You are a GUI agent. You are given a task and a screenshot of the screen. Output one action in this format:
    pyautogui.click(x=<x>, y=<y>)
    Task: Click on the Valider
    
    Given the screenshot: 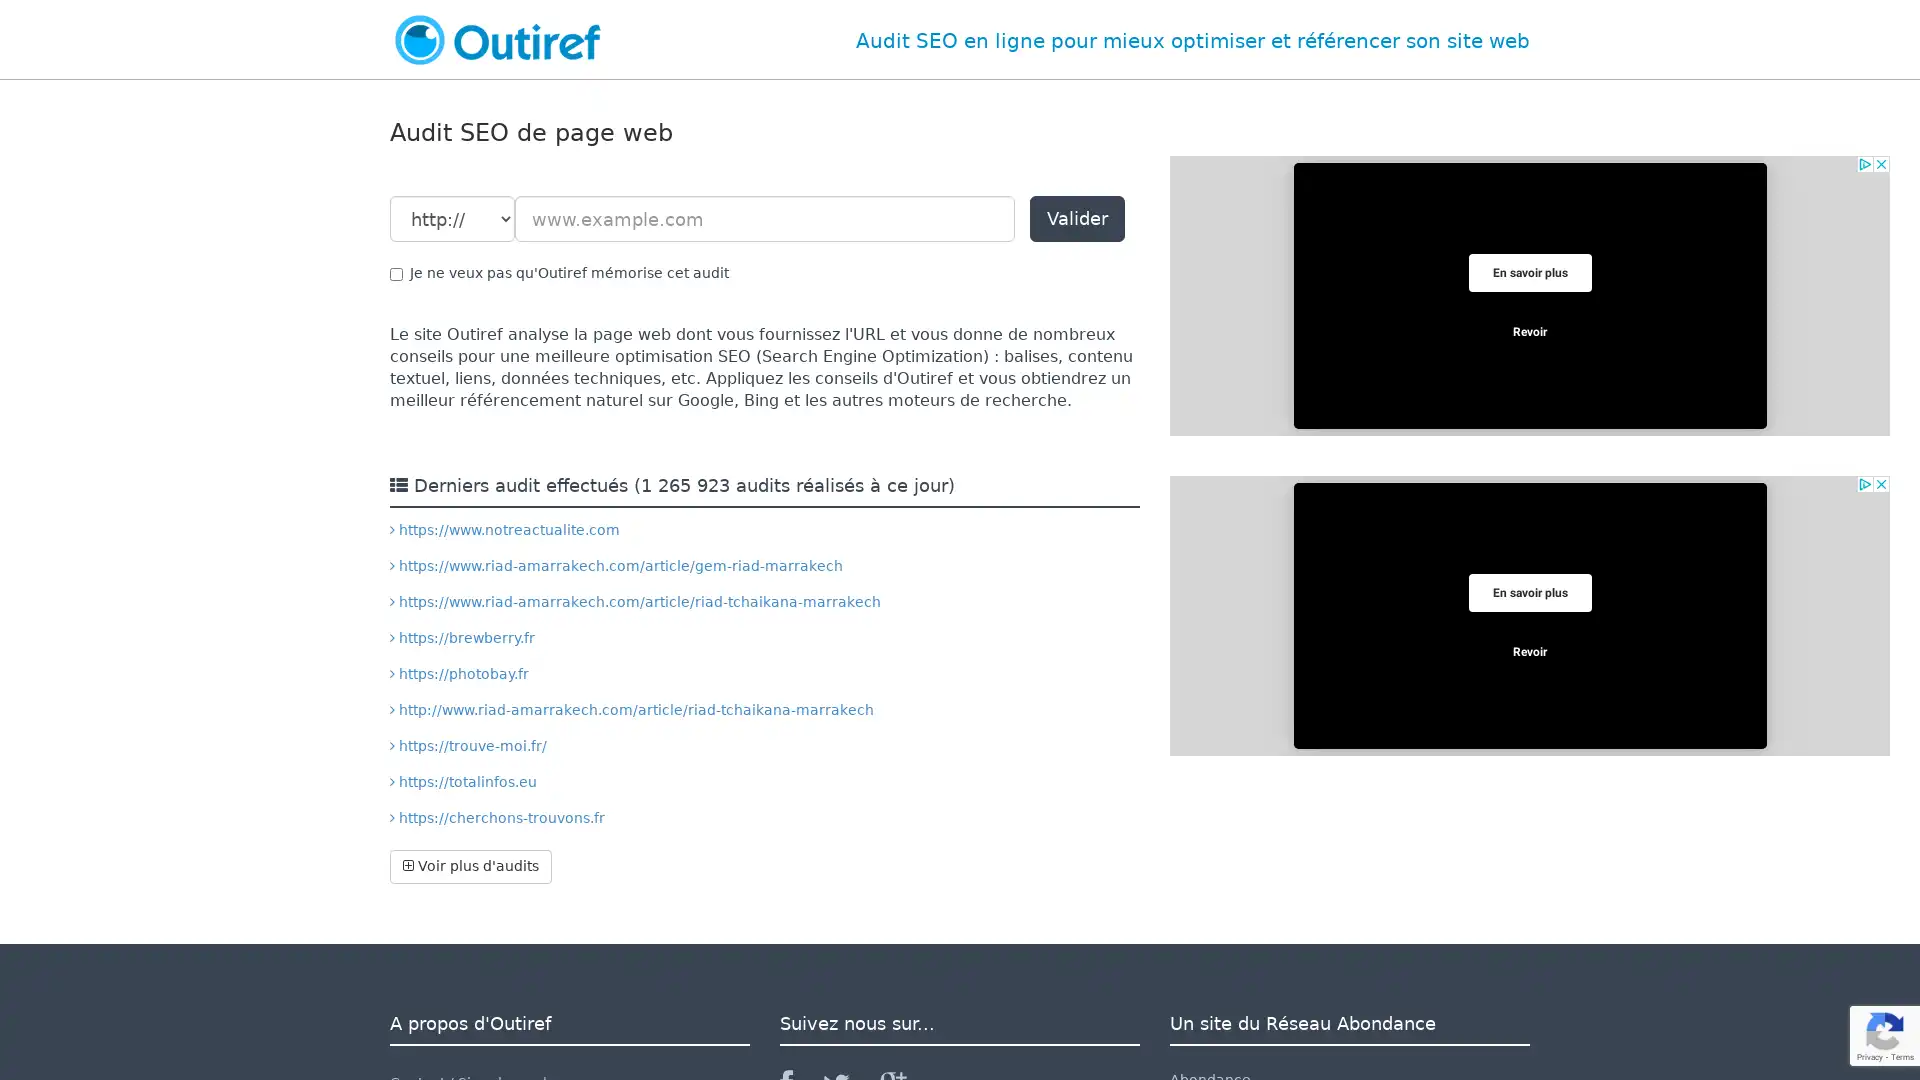 What is the action you would take?
    pyautogui.click(x=1076, y=219)
    